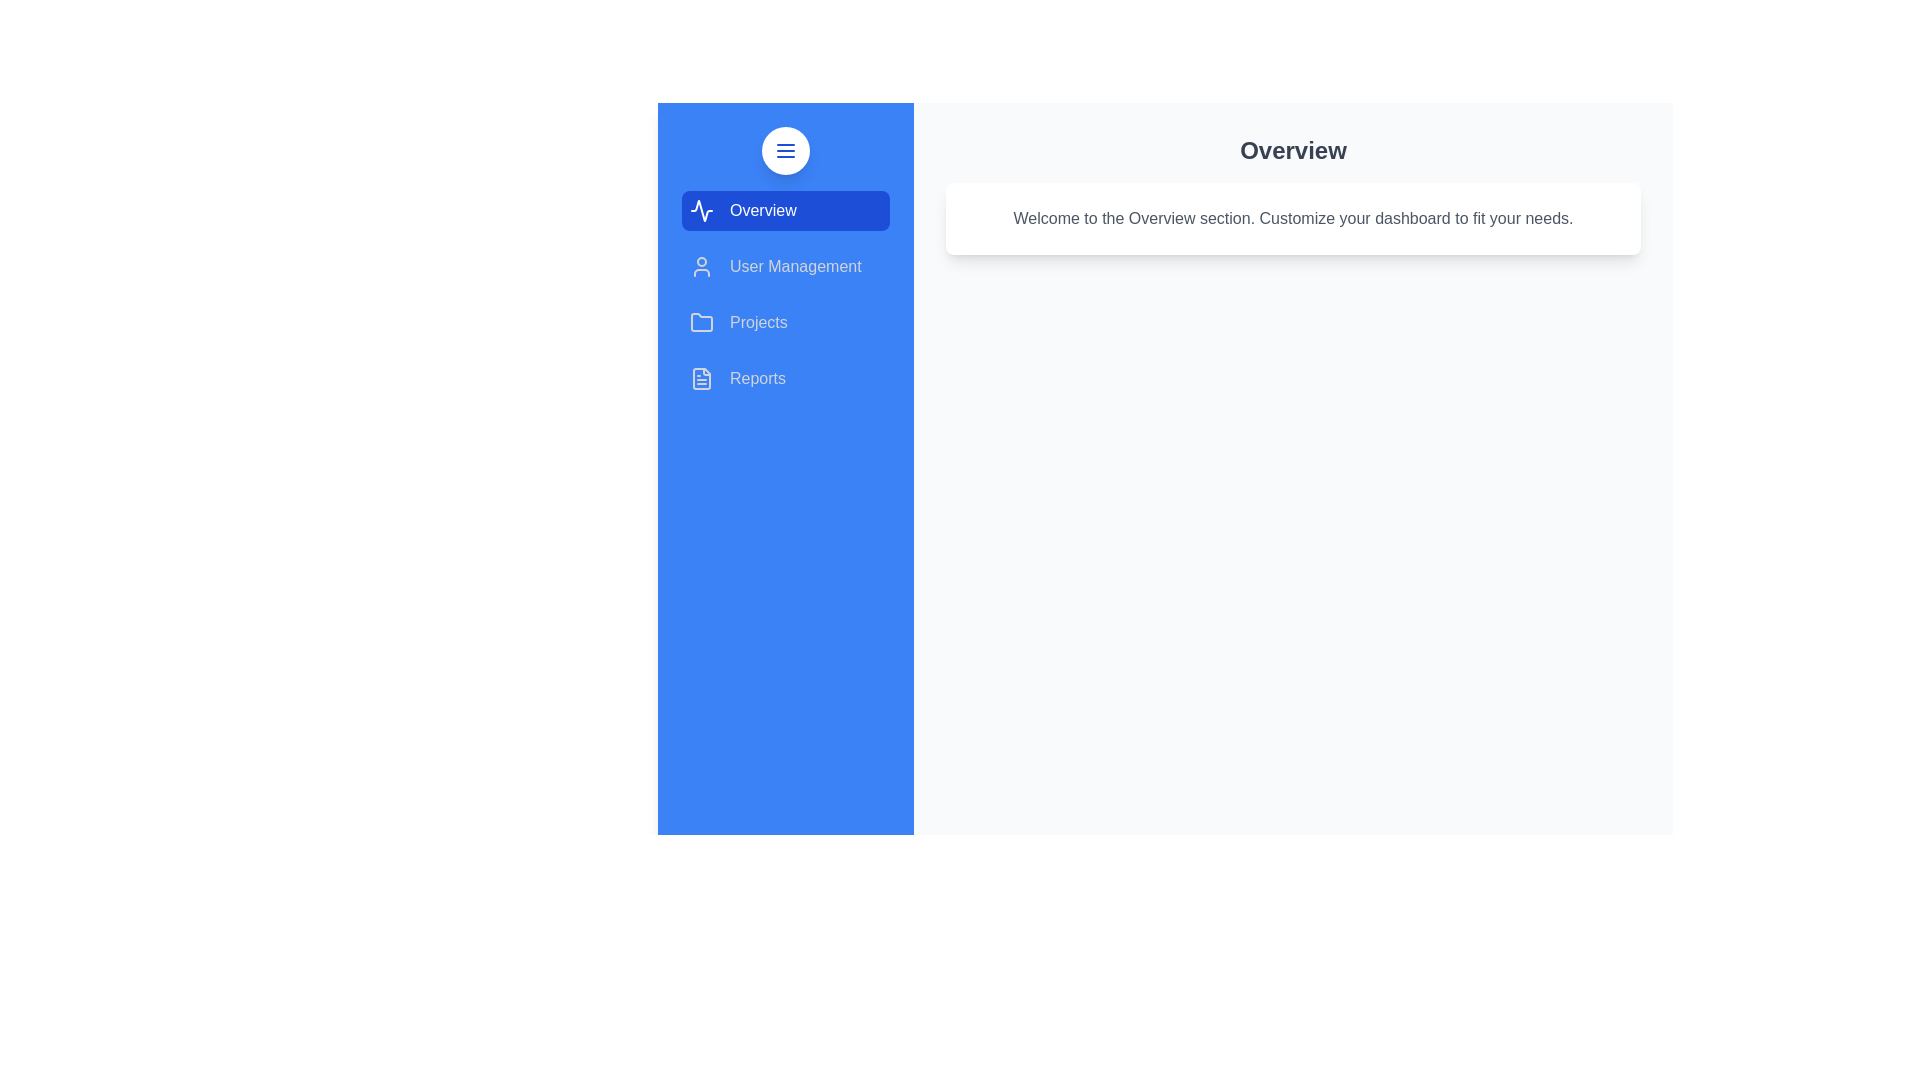 This screenshot has height=1080, width=1920. What do you see at coordinates (785, 211) in the screenshot?
I see `the sidebar item corresponding to Overview` at bounding box center [785, 211].